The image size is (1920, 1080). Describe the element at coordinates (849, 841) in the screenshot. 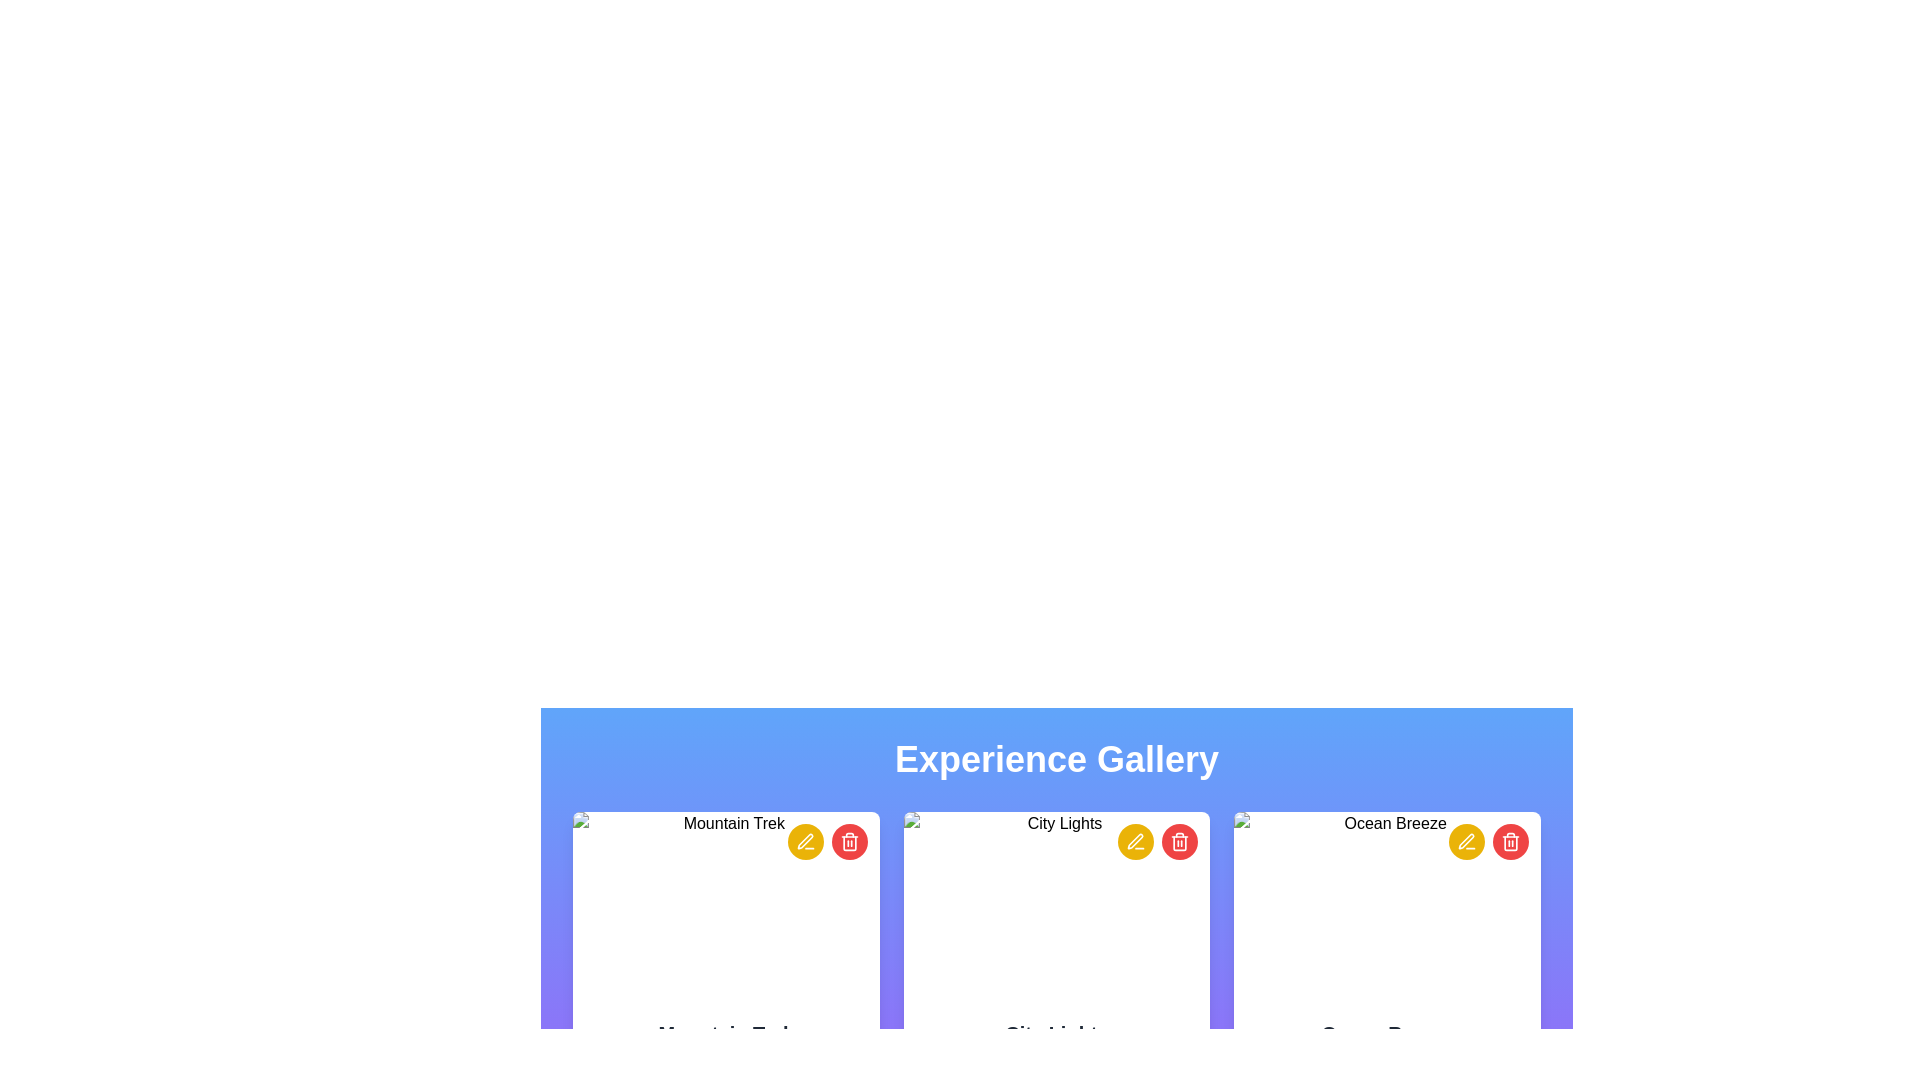

I see `the circular red button with a white trash icon located at the top-right corner of the 'Mountain Trek' card` at that location.